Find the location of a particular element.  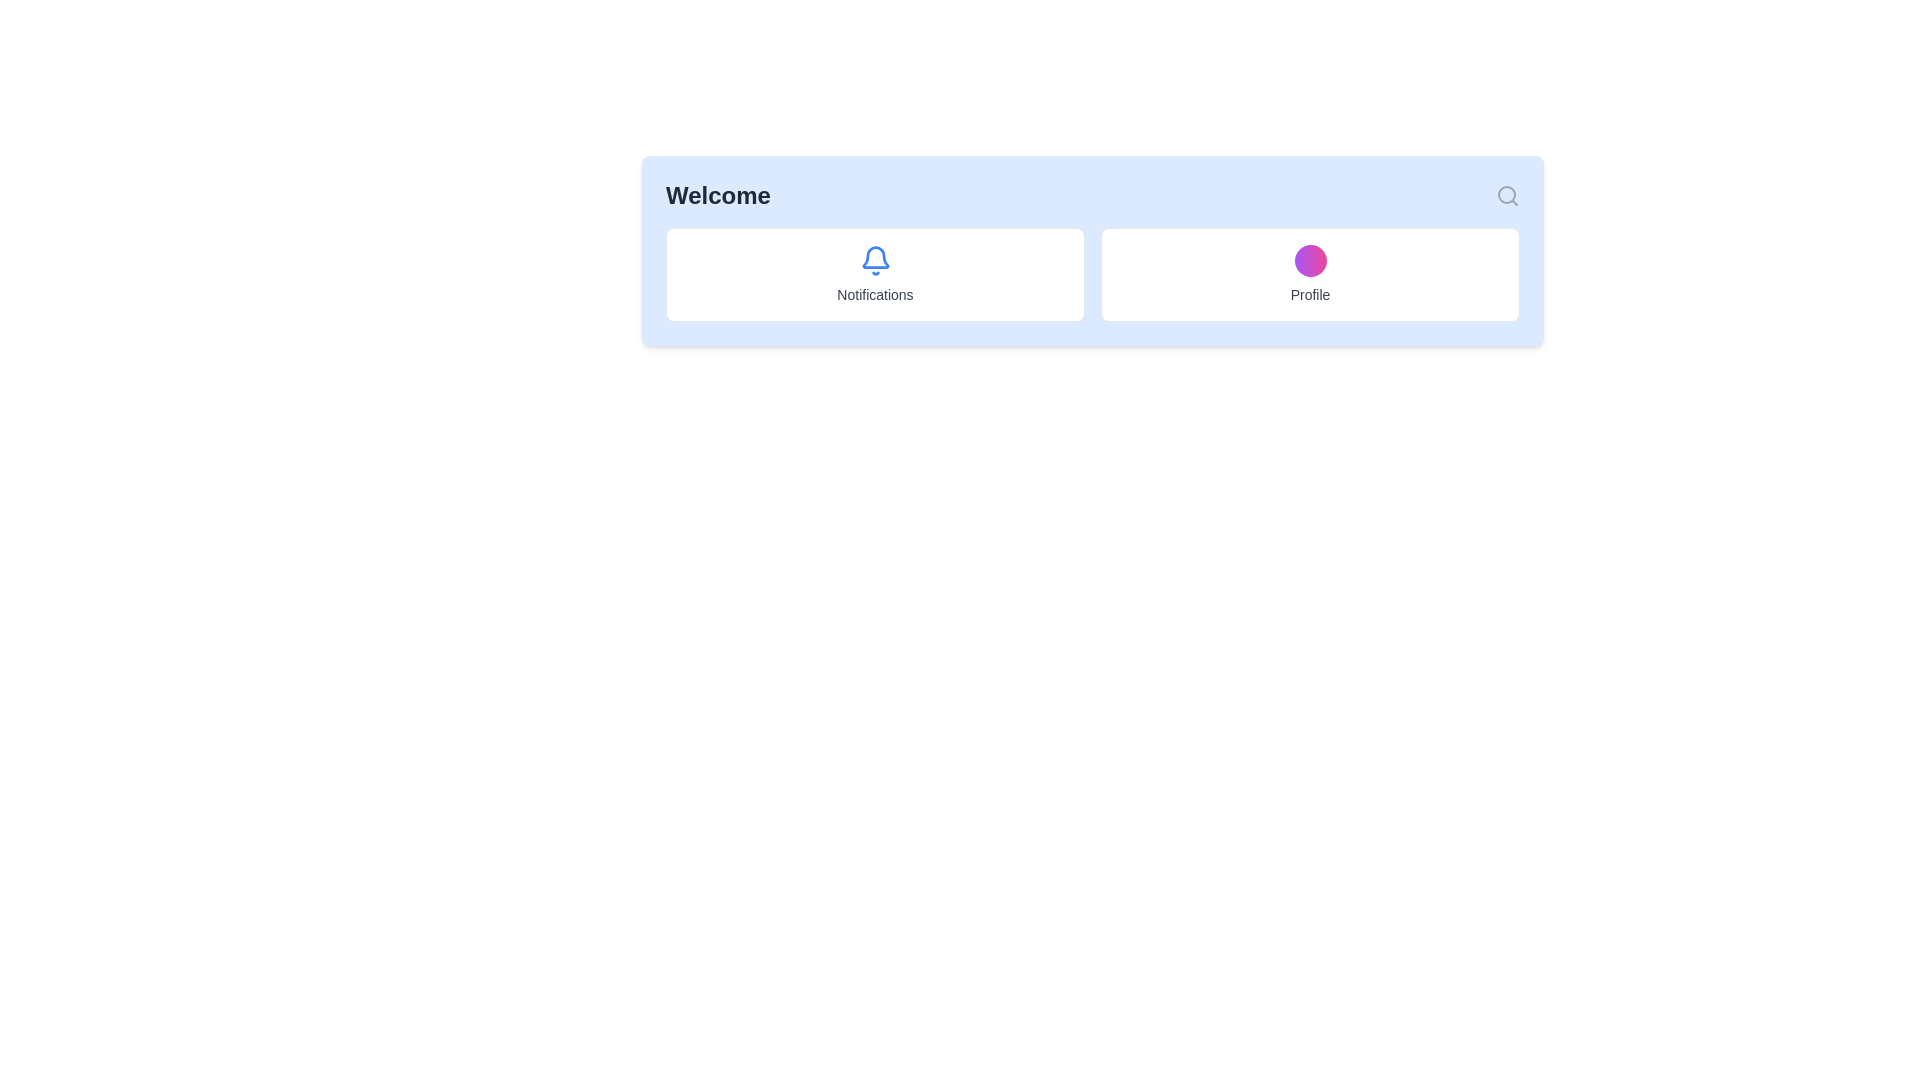

the notification Card element, which is the first item in a horizontally aligned grid layout is located at coordinates (875, 274).